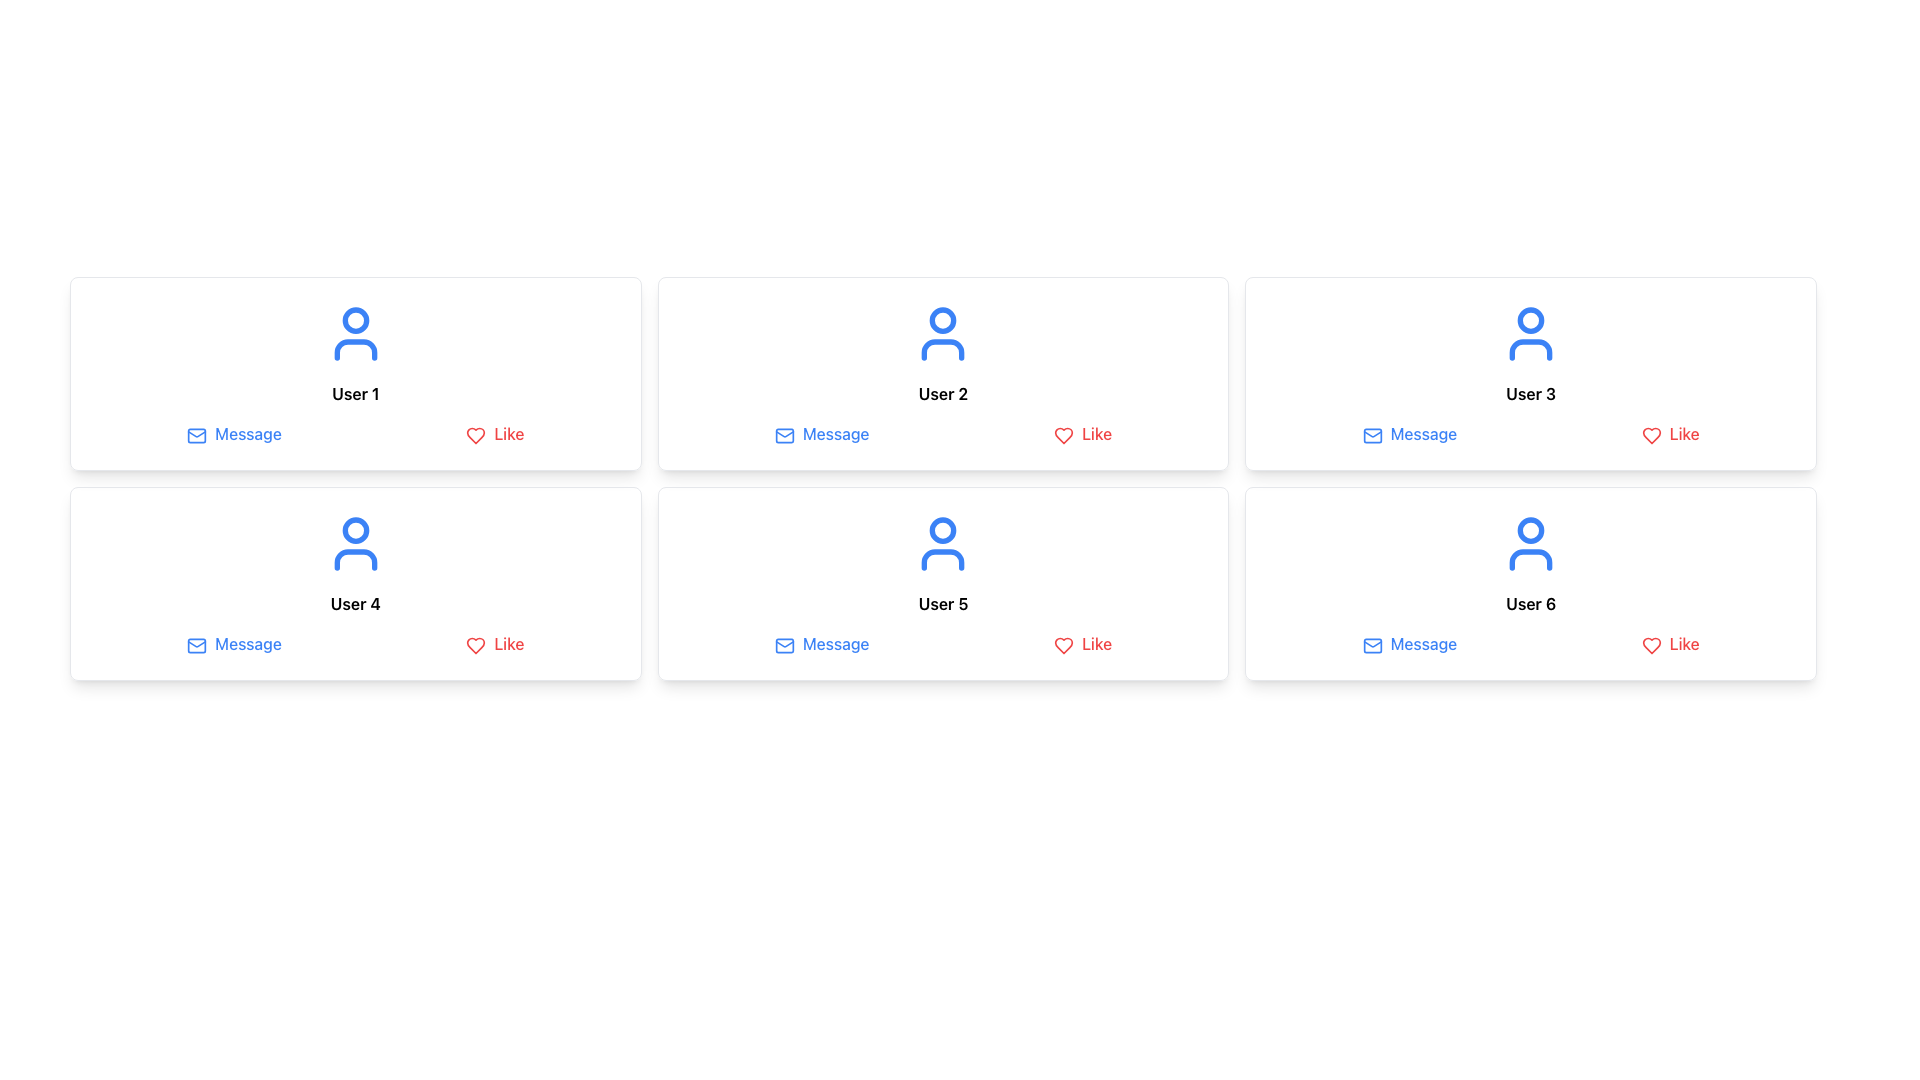  Describe the element at coordinates (355, 349) in the screenshot. I see `the lower part of an abstract user silhouette icon, which is represented by curved lines forming the base or shoulders of the figure, located within the SVG user icon` at that location.